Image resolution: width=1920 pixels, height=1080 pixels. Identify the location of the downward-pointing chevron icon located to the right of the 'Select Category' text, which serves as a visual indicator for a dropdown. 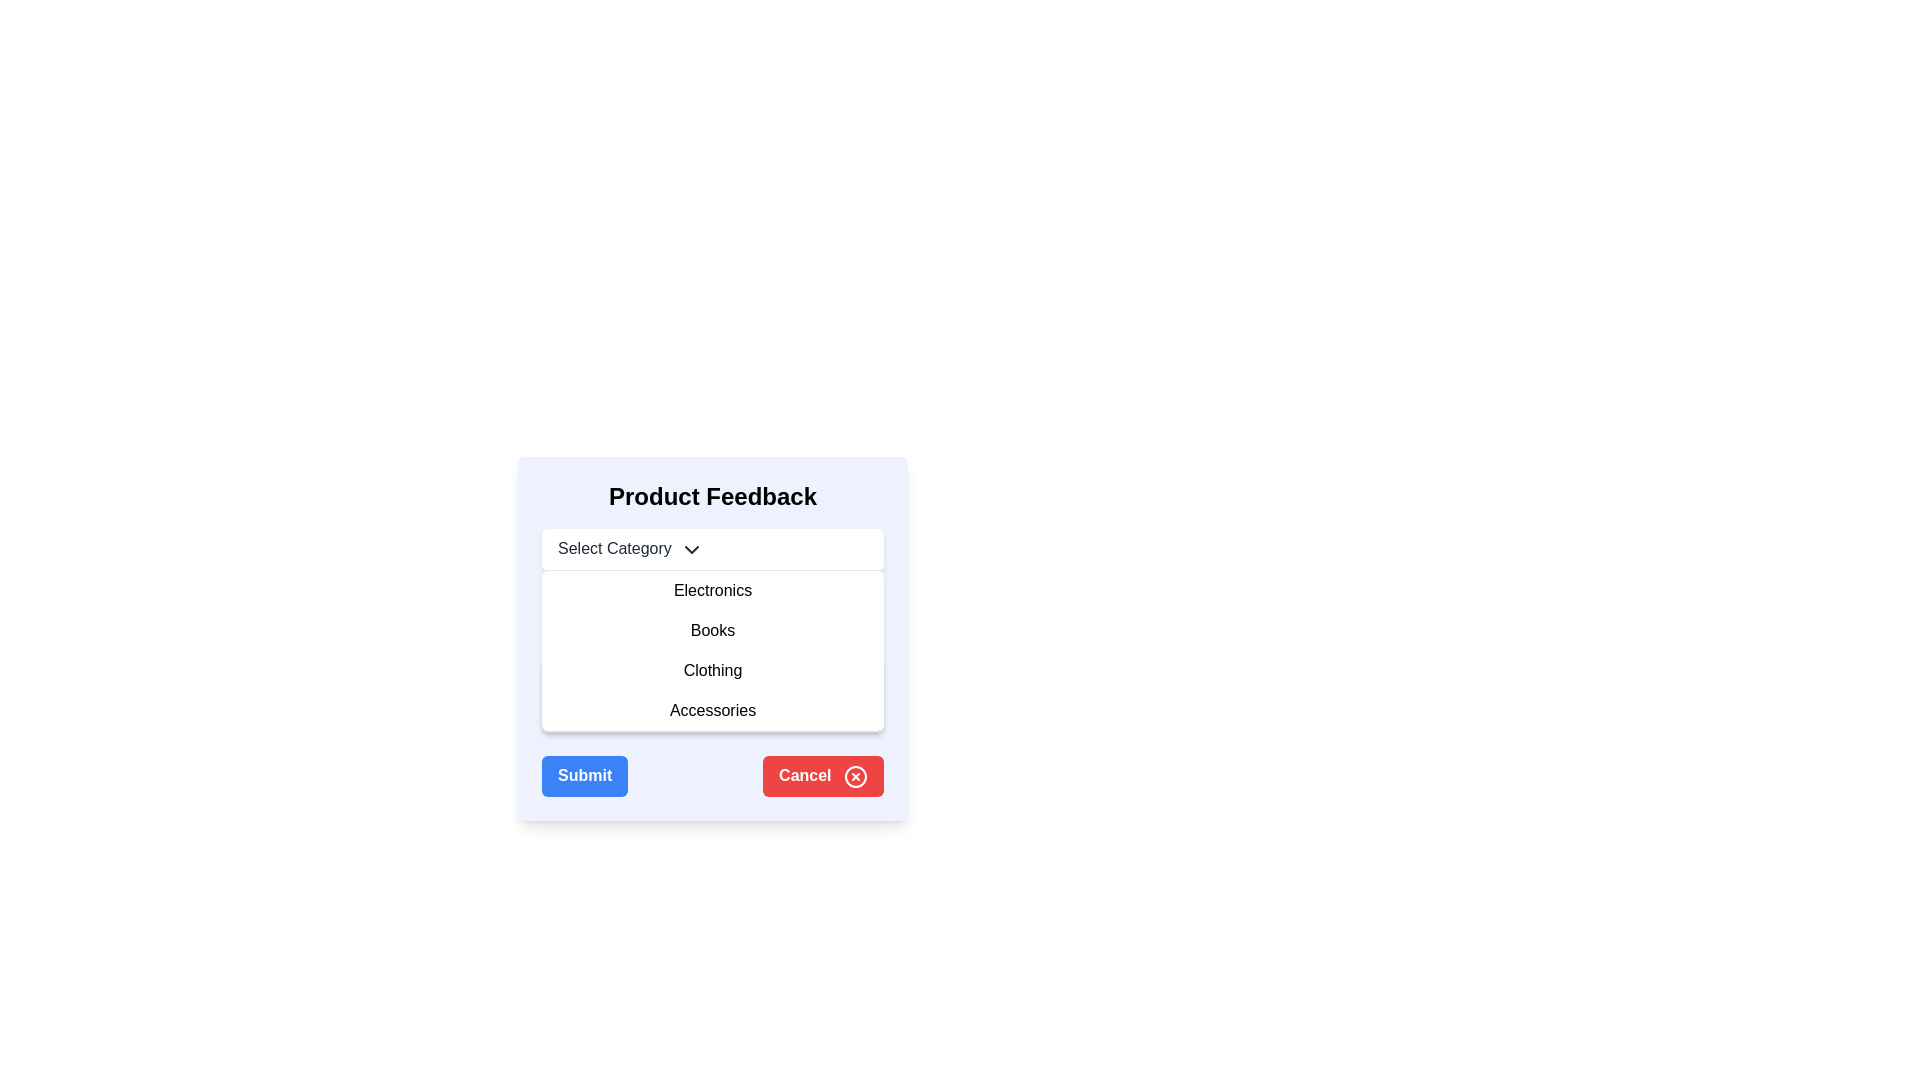
(691, 549).